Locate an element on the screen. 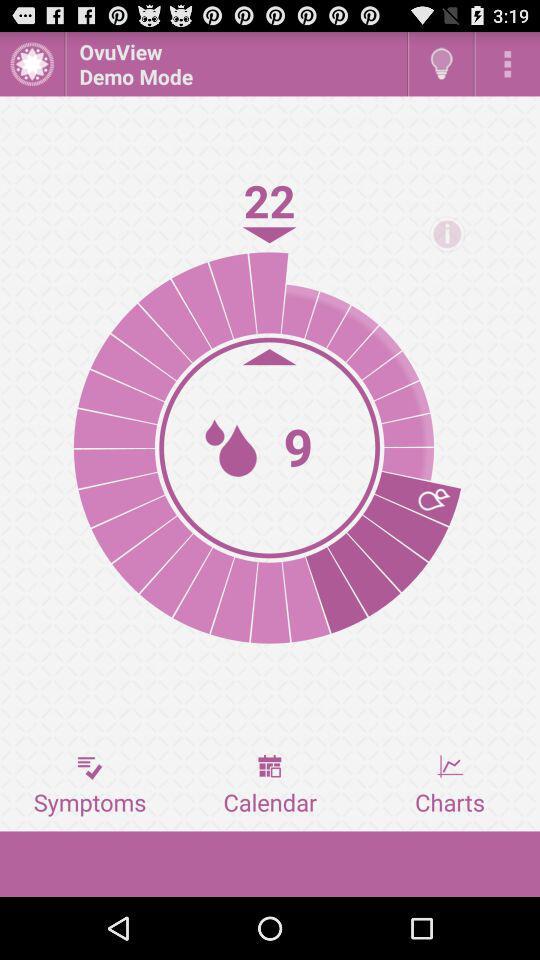 The image size is (540, 960). button next to symptoms is located at coordinates (270, 785).